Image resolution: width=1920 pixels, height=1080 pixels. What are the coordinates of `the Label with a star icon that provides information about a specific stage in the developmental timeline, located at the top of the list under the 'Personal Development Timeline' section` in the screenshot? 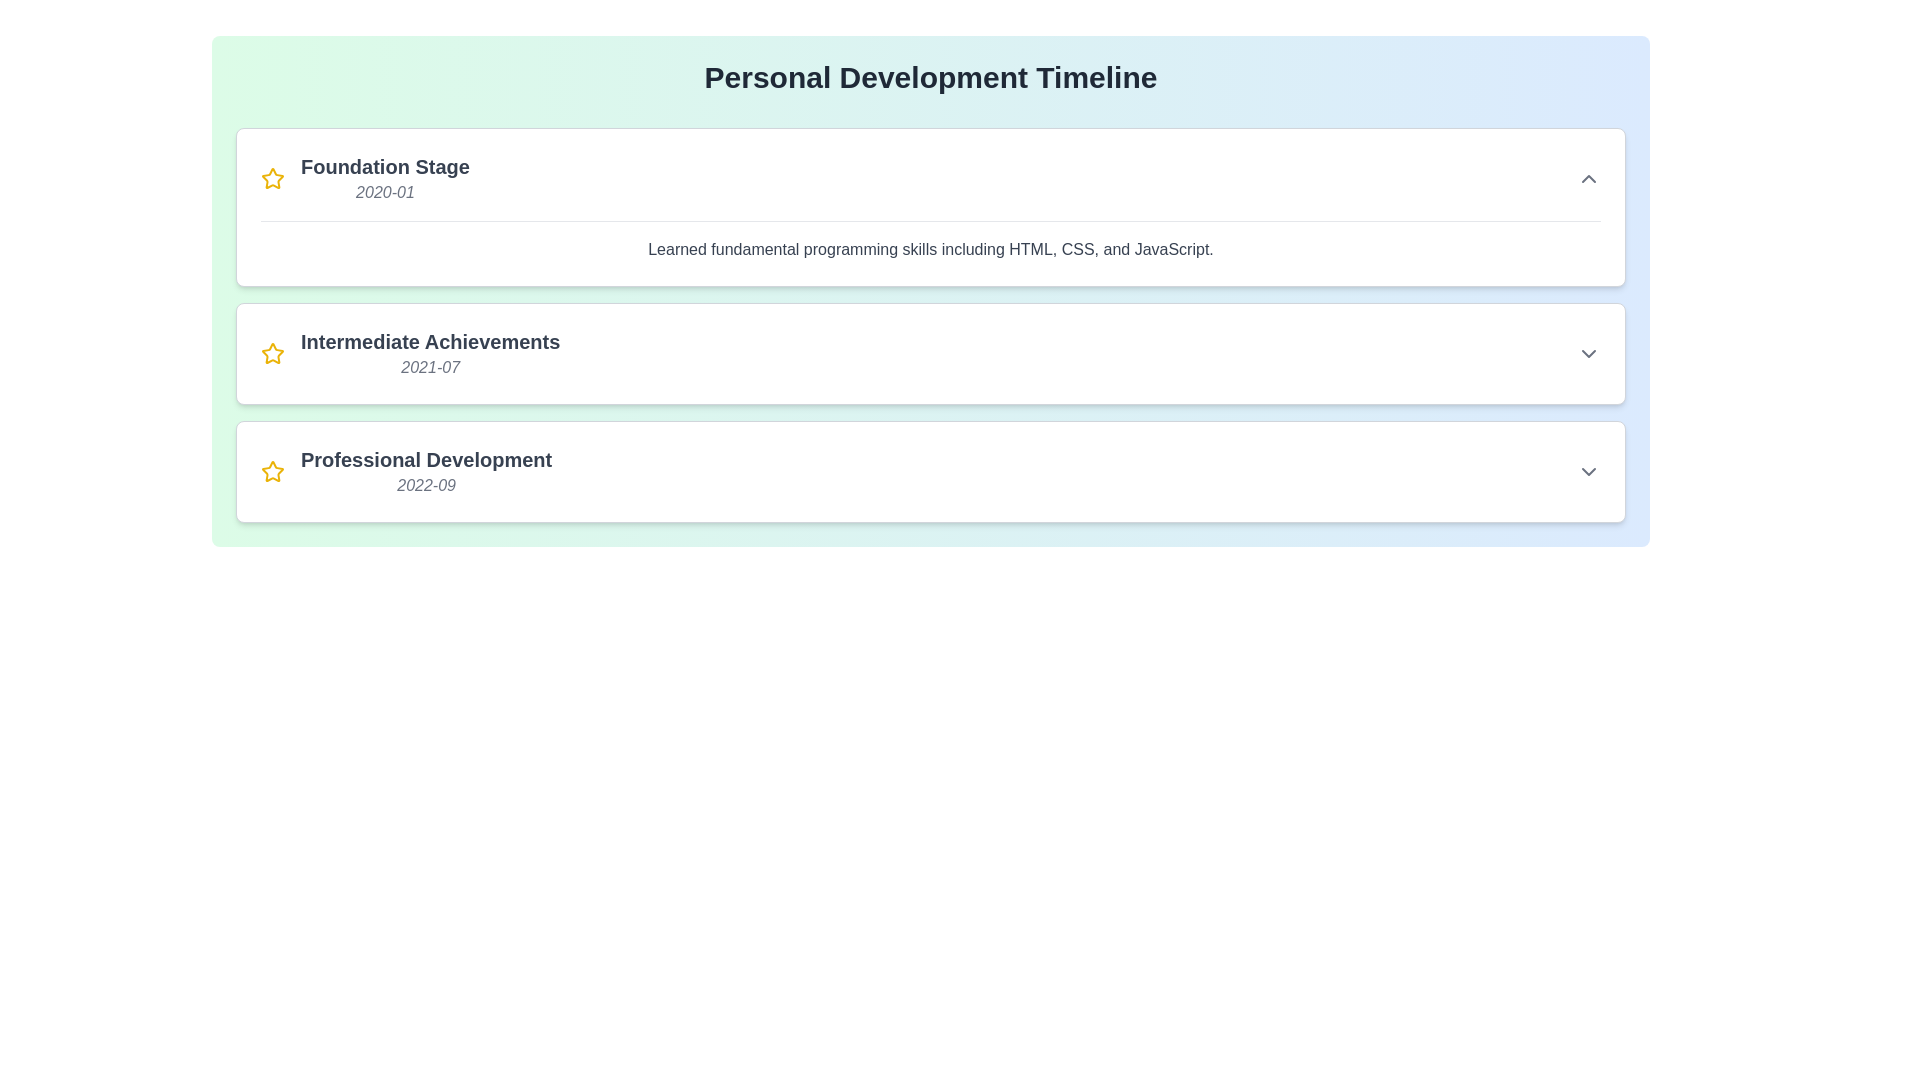 It's located at (365, 177).